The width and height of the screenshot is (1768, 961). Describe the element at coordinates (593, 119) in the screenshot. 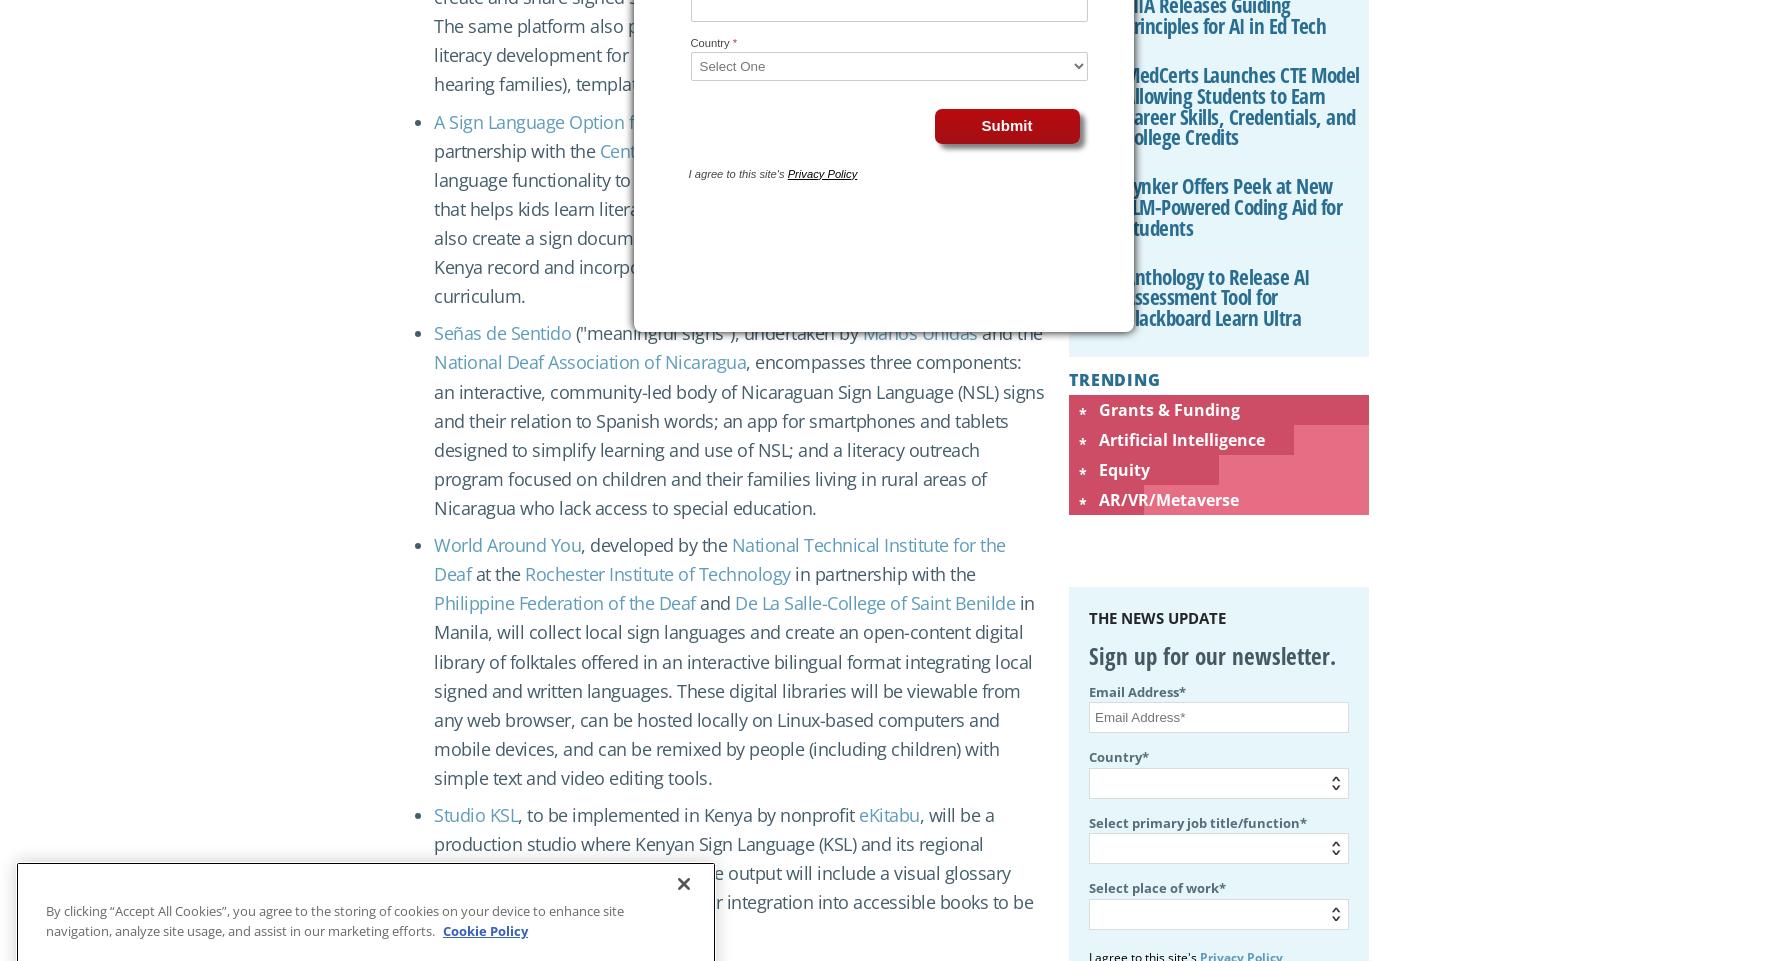

I see `'A Sign Language Option for KitKit  School'` at that location.